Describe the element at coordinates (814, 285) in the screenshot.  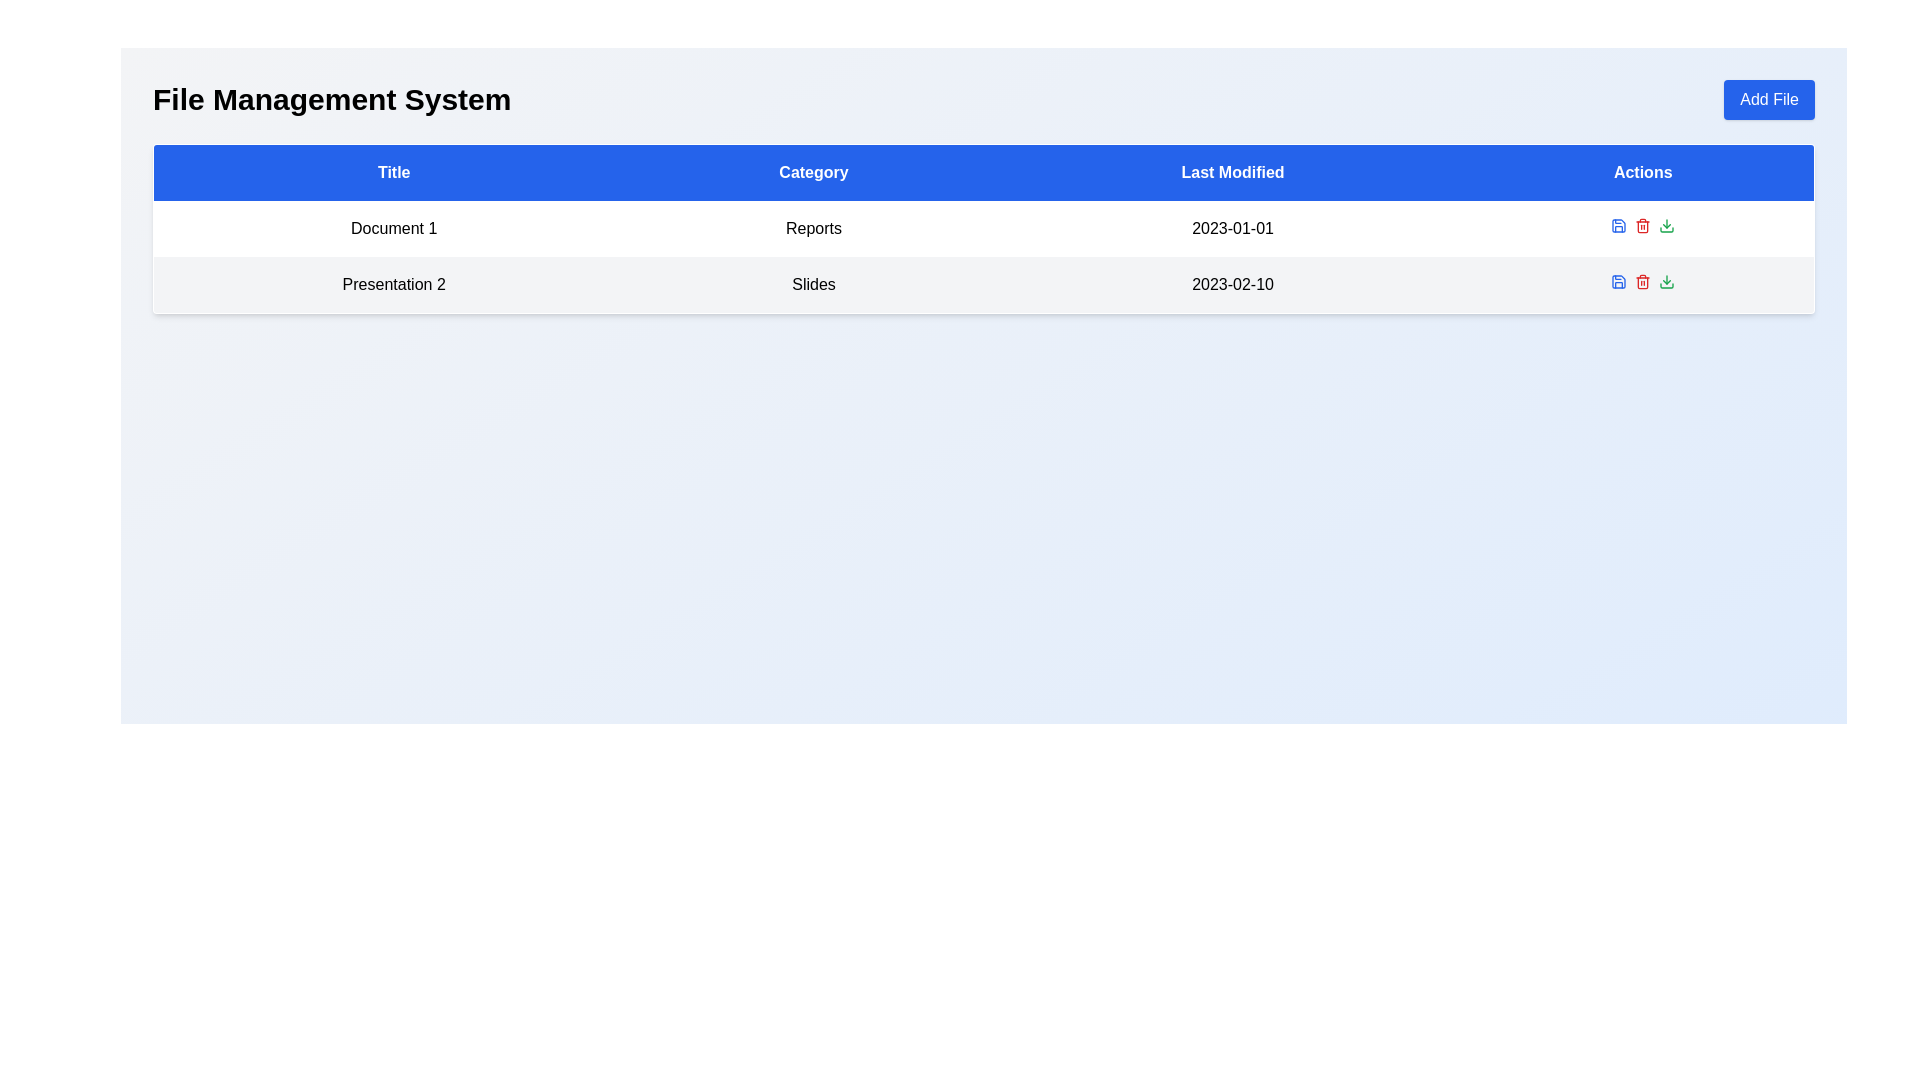
I see `the centered-aligned text label displaying 'Slides', which has black text on a light rectangular background, located in the second row of the table under the 'Category' column` at that location.